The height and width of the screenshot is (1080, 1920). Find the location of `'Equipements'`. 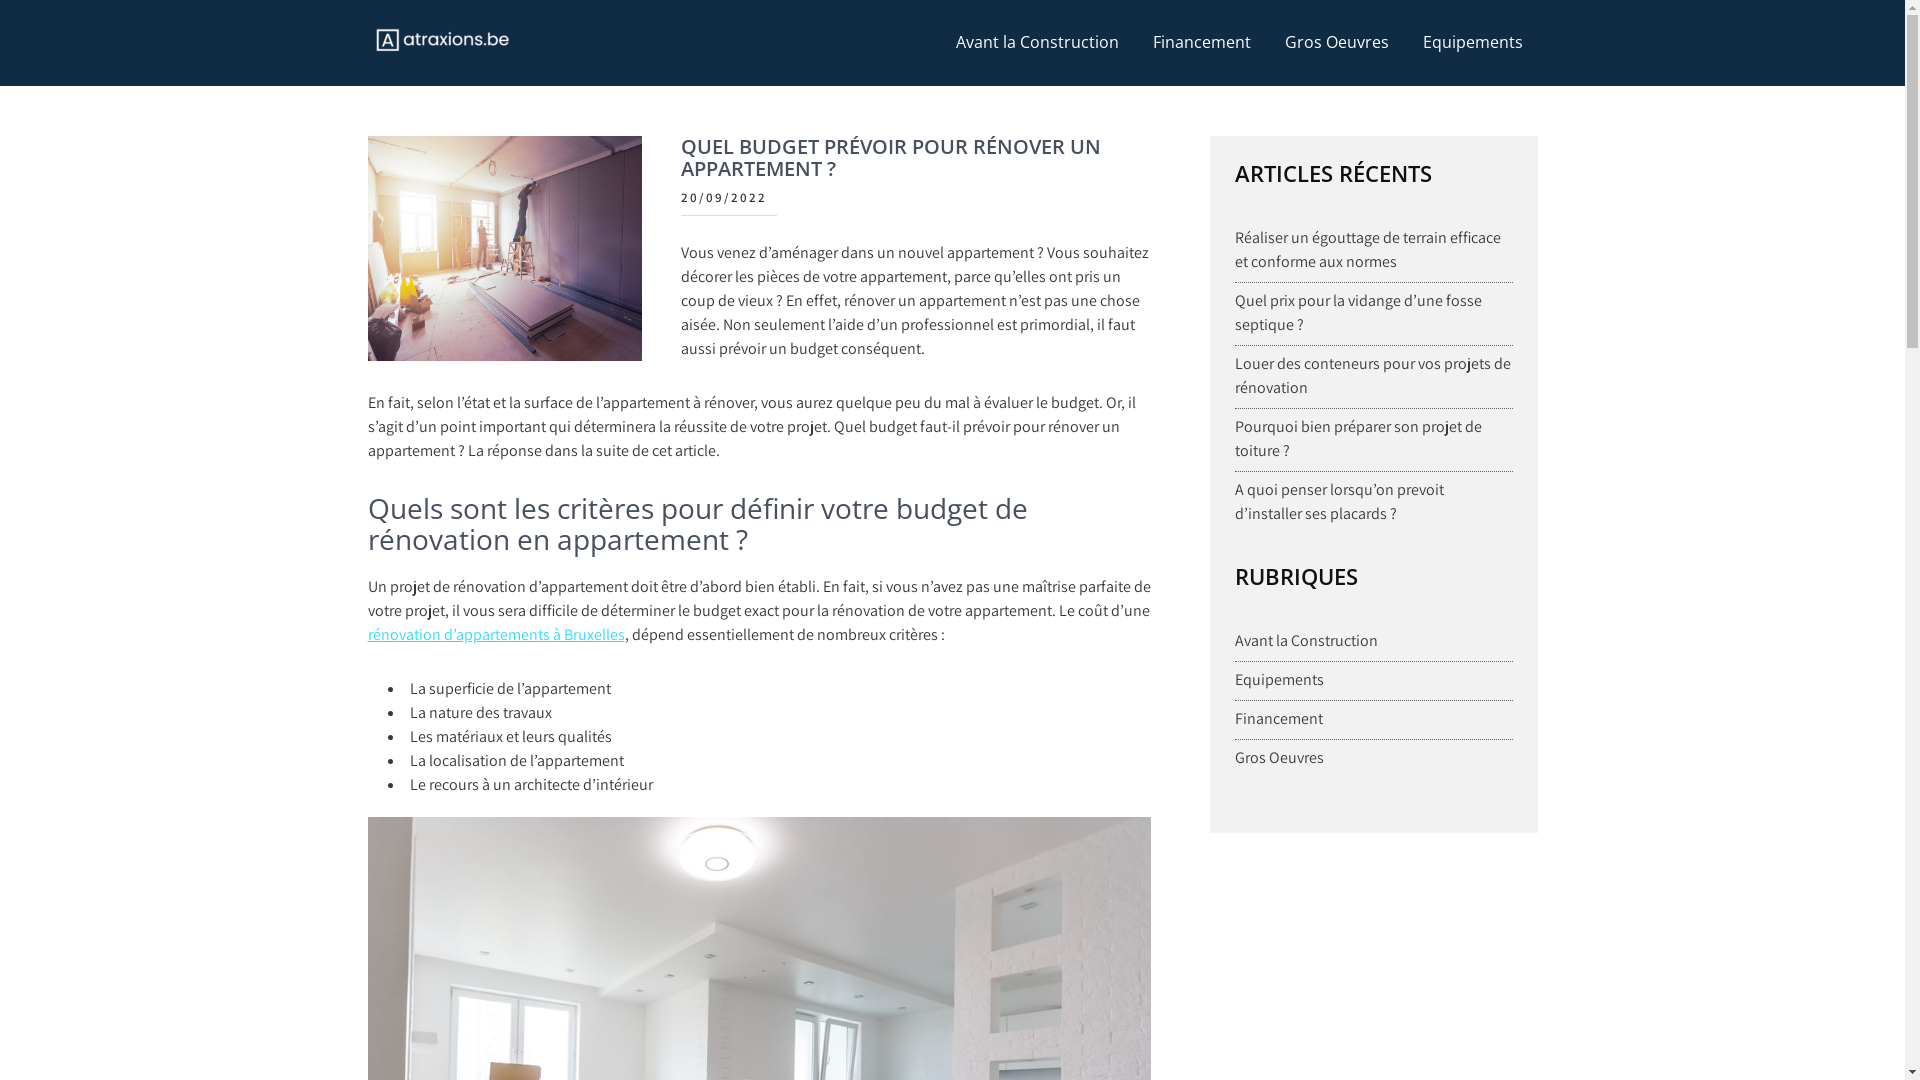

'Equipements' is located at coordinates (1278, 678).